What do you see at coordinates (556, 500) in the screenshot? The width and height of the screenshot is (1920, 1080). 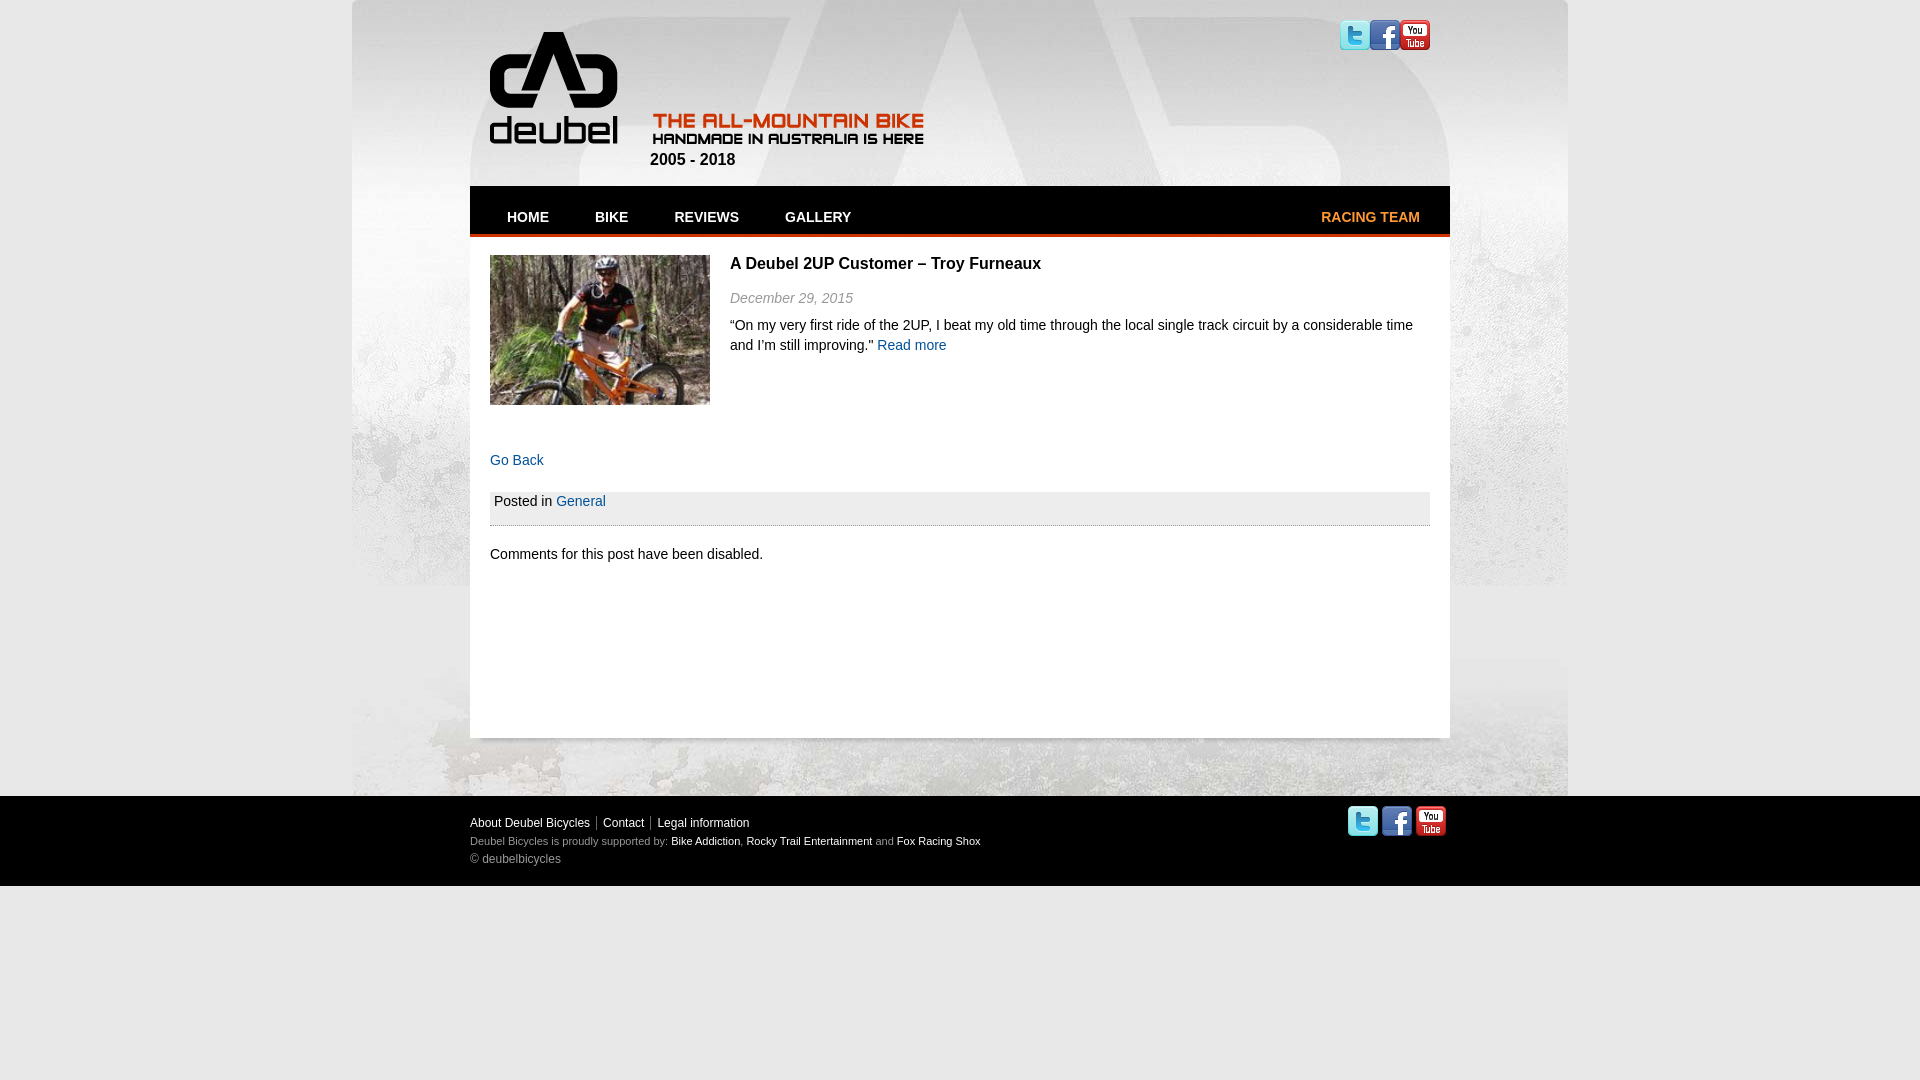 I see `'General'` at bounding box center [556, 500].